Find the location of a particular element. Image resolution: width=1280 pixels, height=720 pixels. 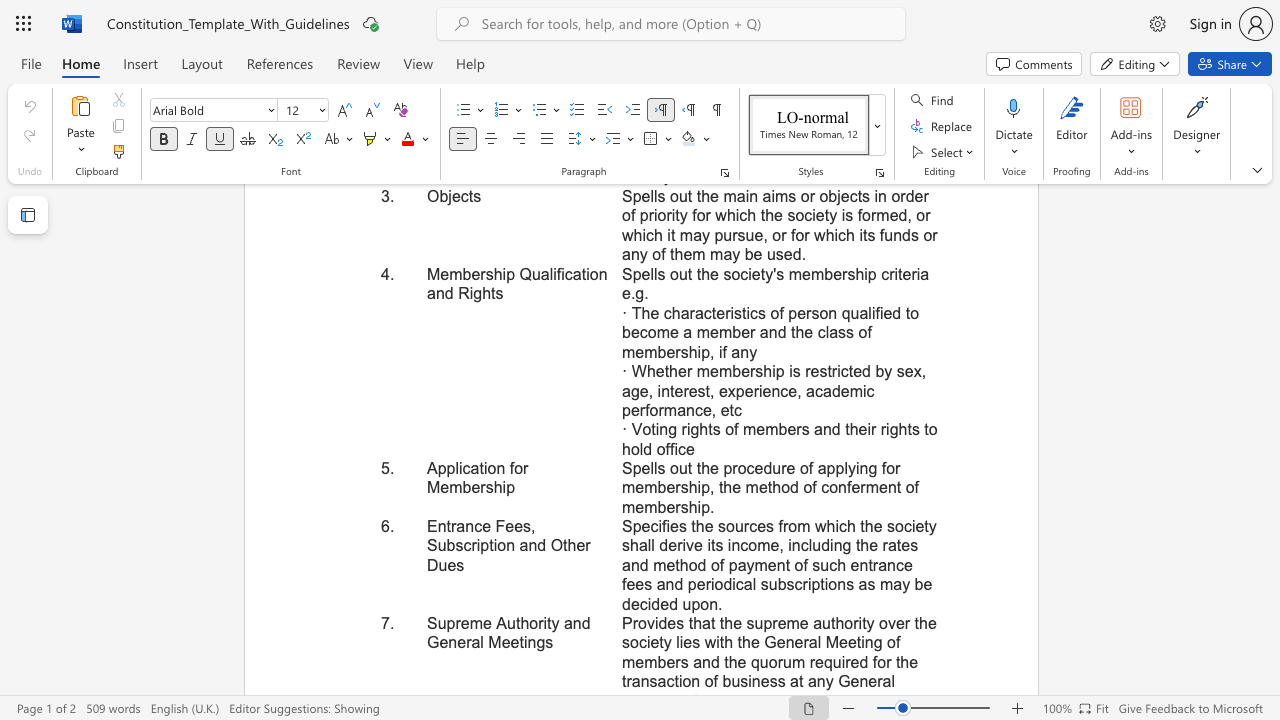

the subset text "ciety shall deri" within the text "Specifies the sources from which the society shall derive its income, including the rates and method of payment of such entrance fees and periodical subscriptions as may be decided upon." is located at coordinates (902, 525).